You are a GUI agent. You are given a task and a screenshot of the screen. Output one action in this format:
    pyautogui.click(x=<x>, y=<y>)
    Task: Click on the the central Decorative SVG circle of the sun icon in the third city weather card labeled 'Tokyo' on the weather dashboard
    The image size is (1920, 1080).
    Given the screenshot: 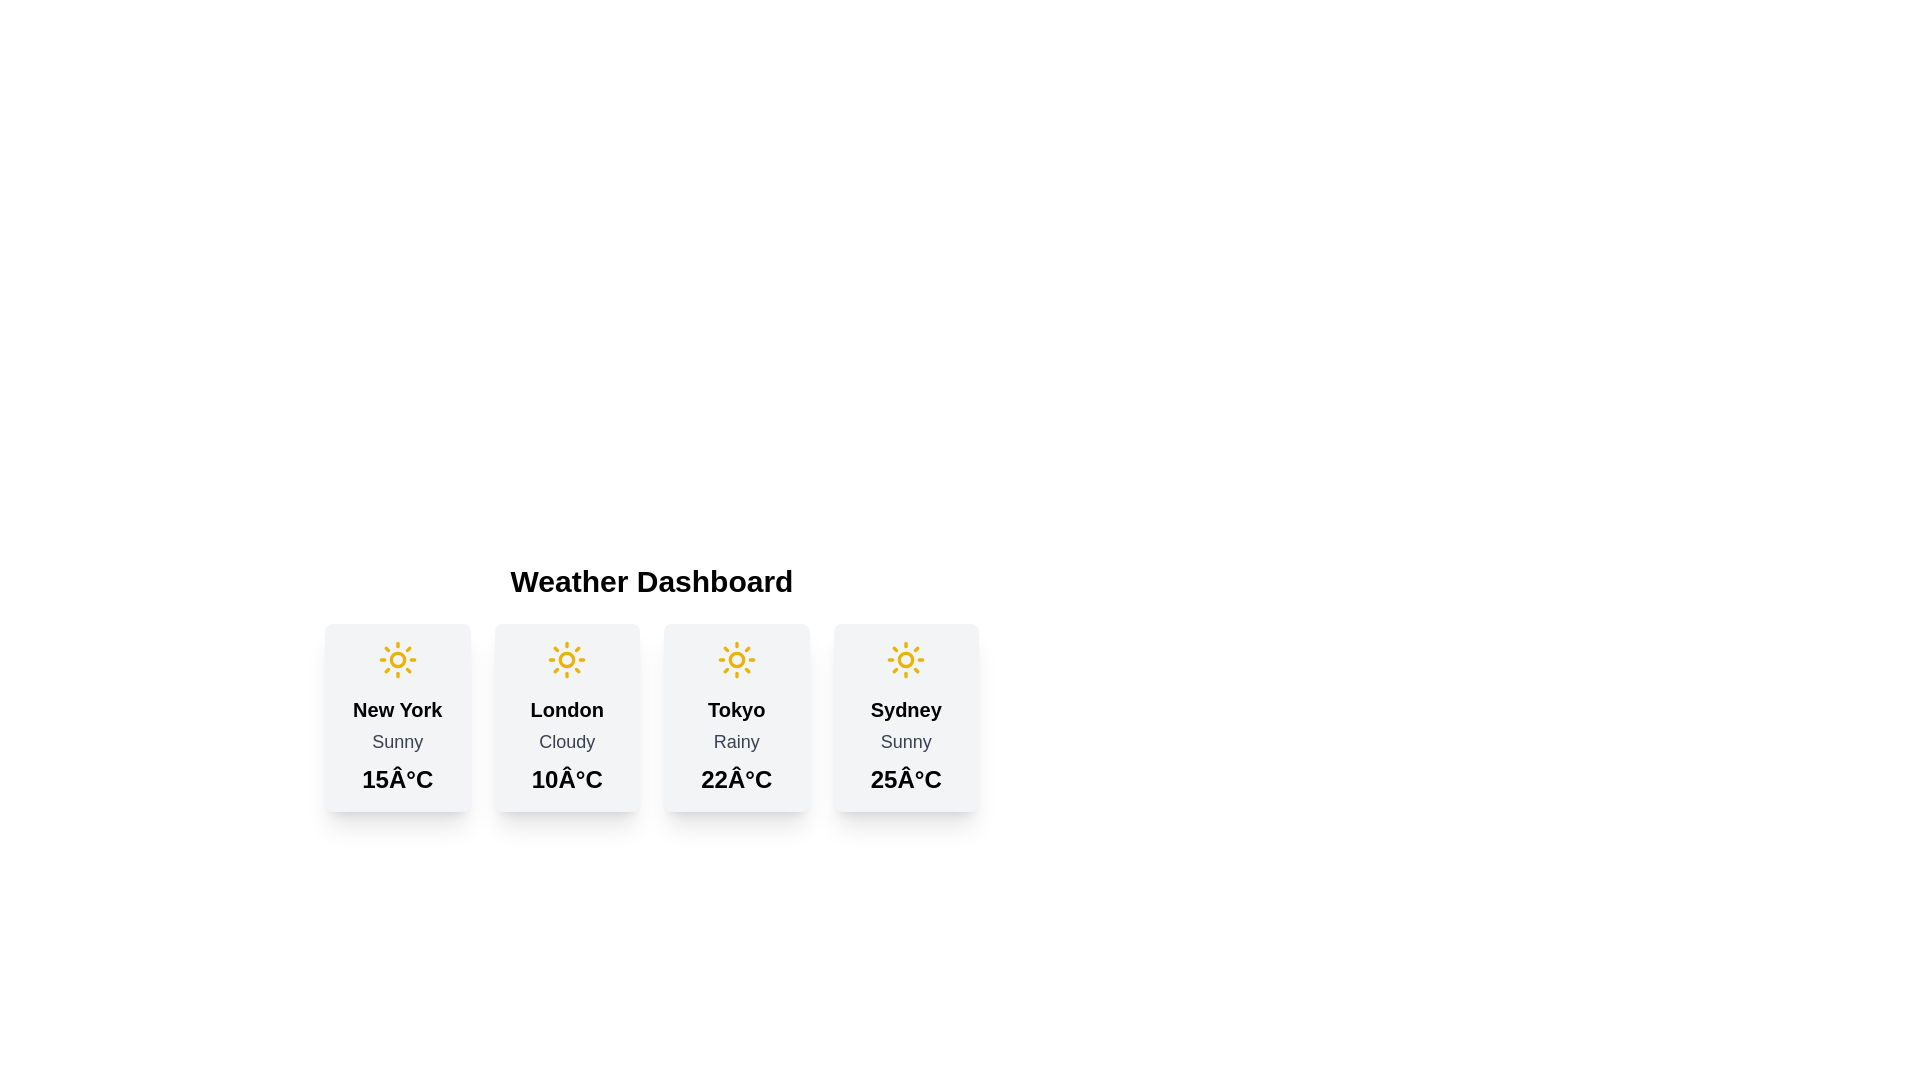 What is the action you would take?
    pyautogui.click(x=735, y=659)
    